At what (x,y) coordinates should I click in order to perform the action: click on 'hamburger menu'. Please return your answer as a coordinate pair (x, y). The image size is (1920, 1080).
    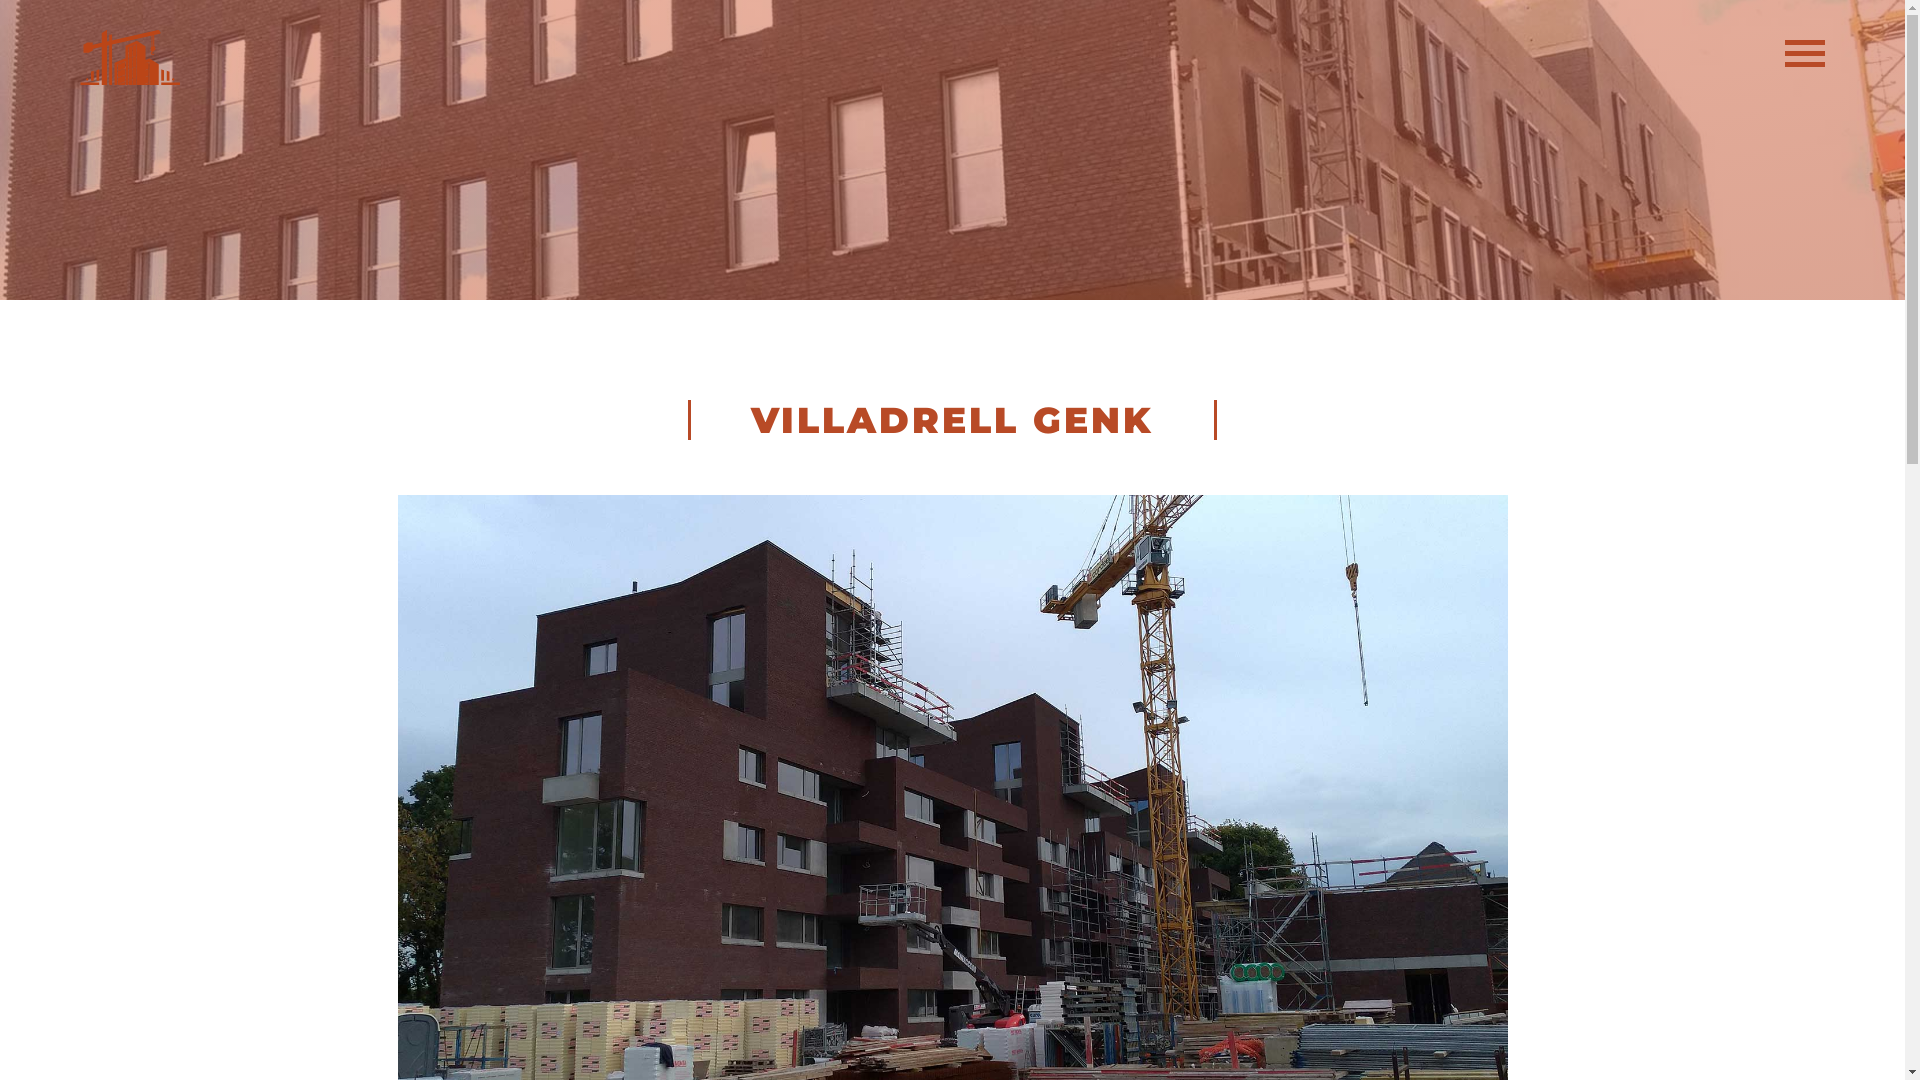
    Looking at the image, I should click on (1804, 59).